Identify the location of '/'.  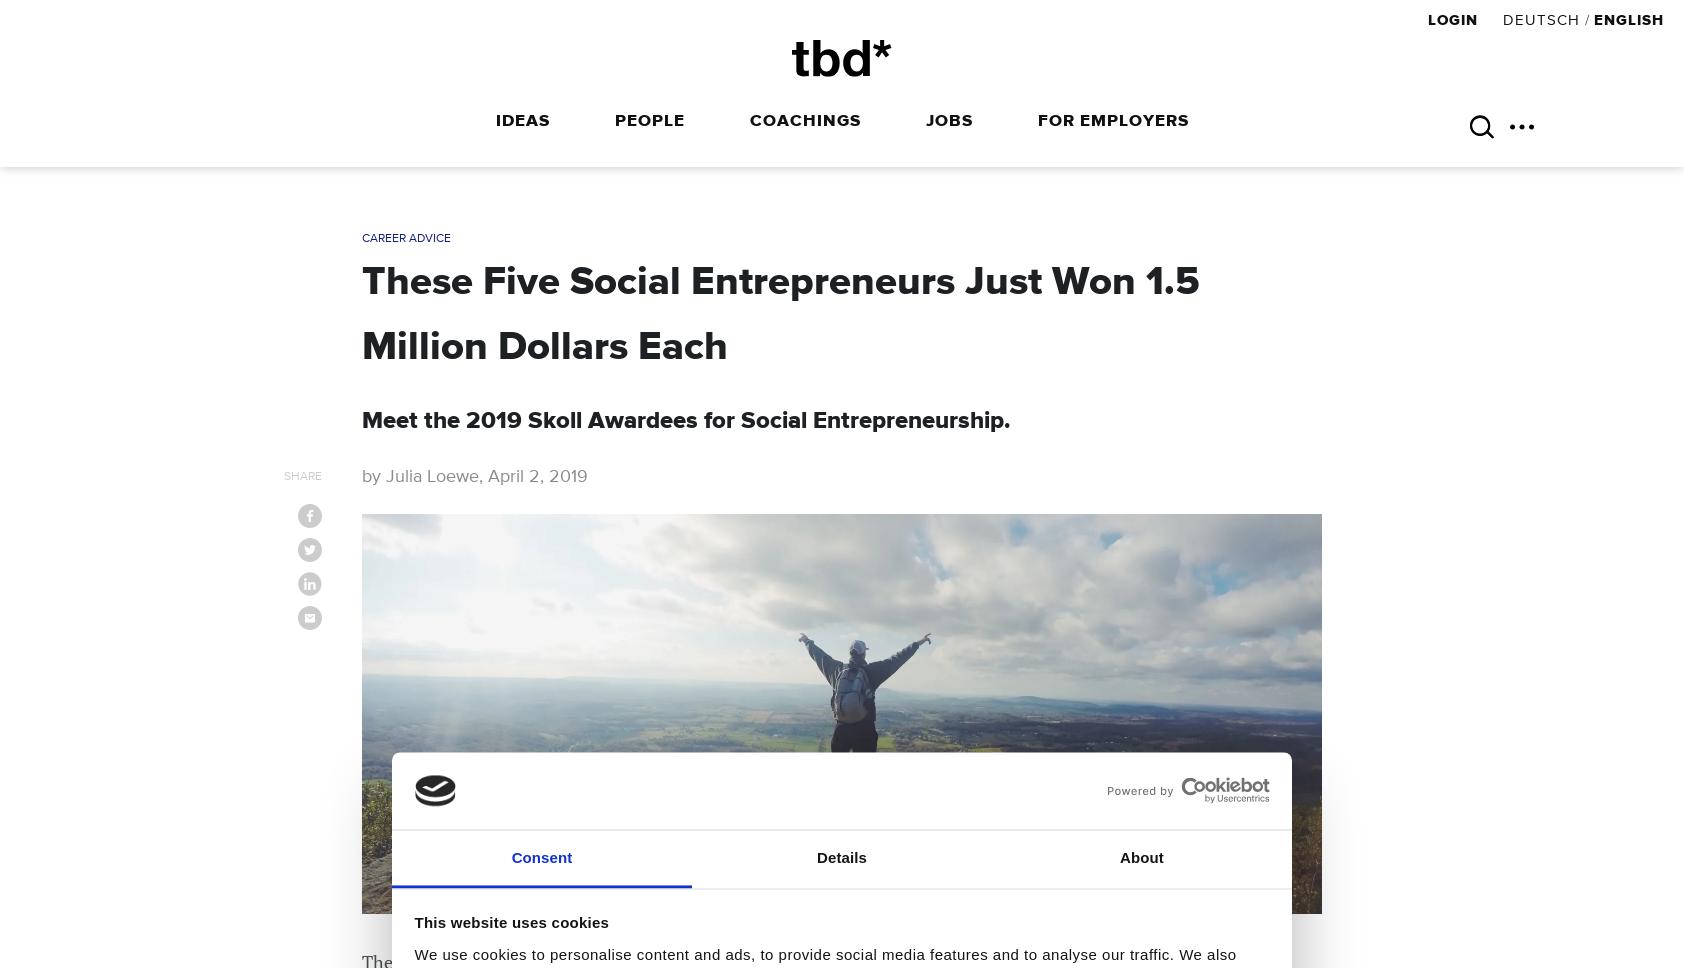
(1586, 20).